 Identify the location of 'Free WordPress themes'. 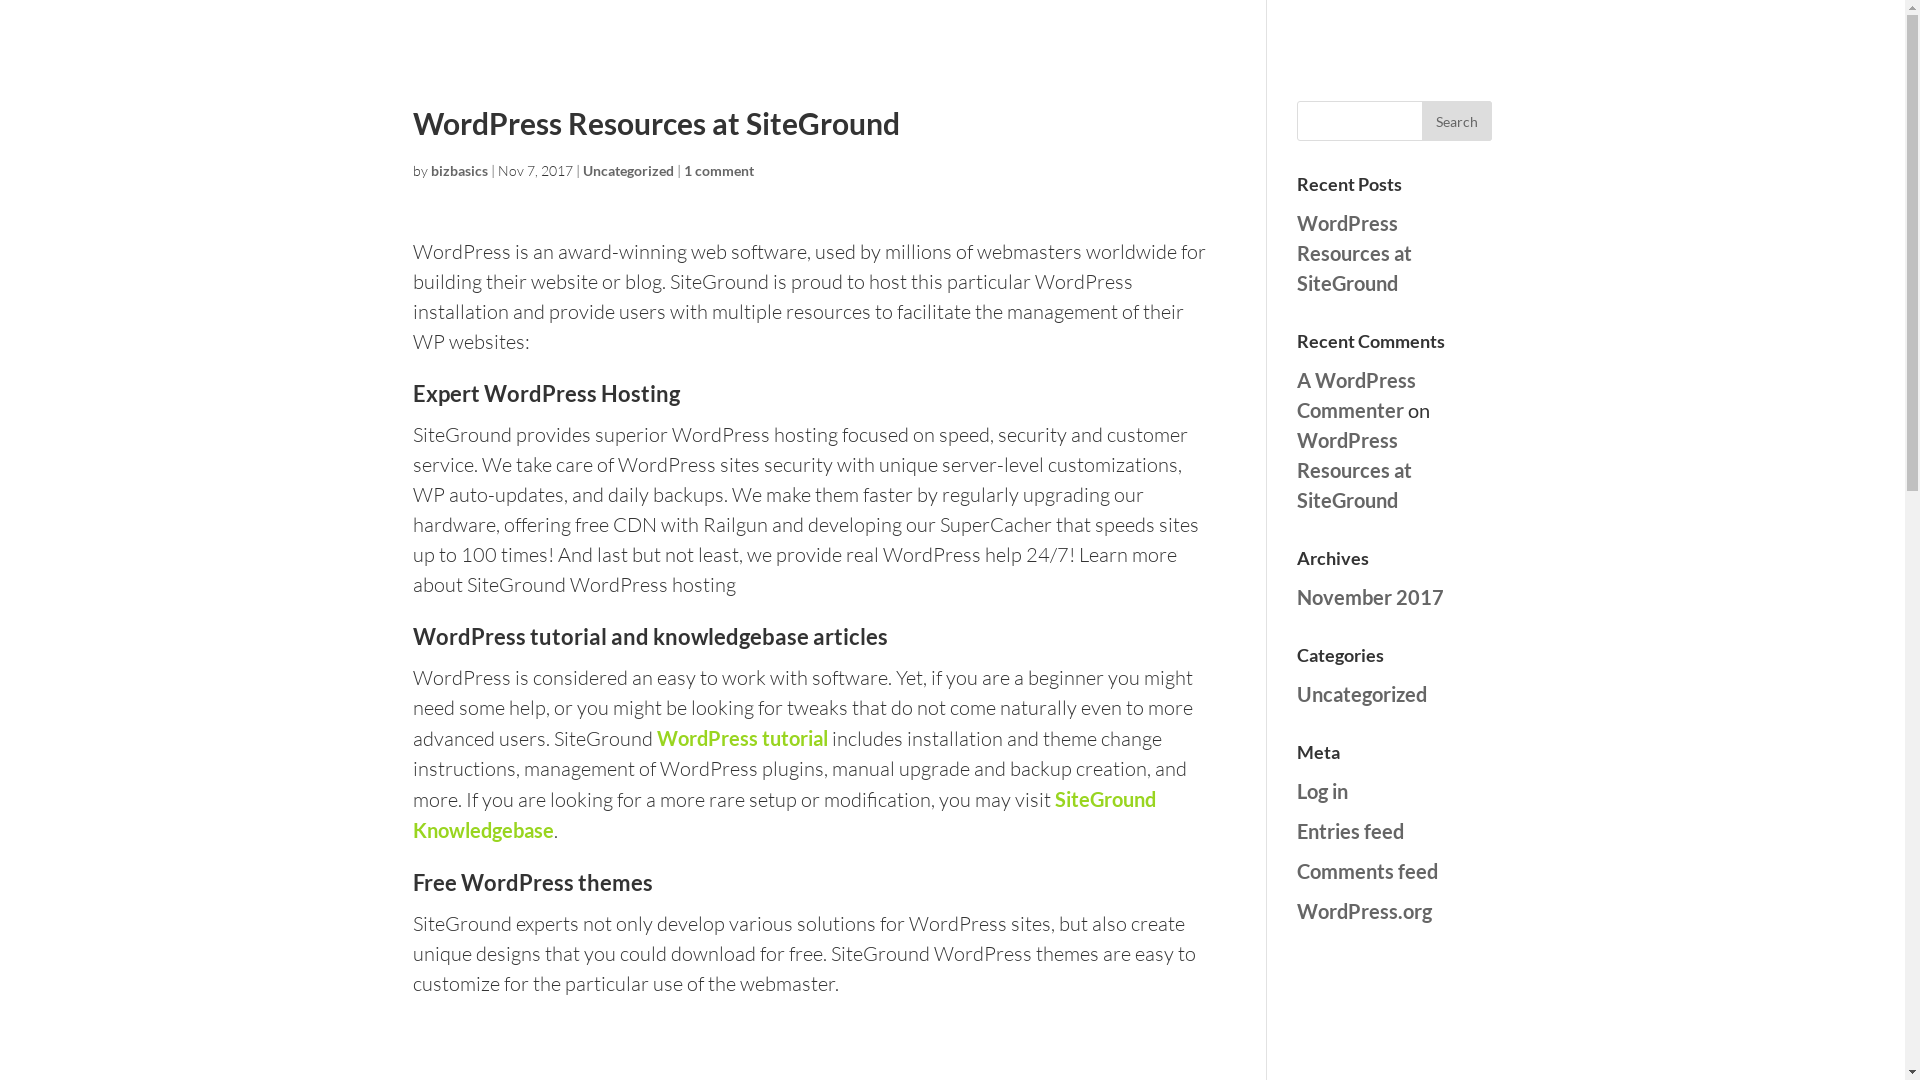
(532, 881).